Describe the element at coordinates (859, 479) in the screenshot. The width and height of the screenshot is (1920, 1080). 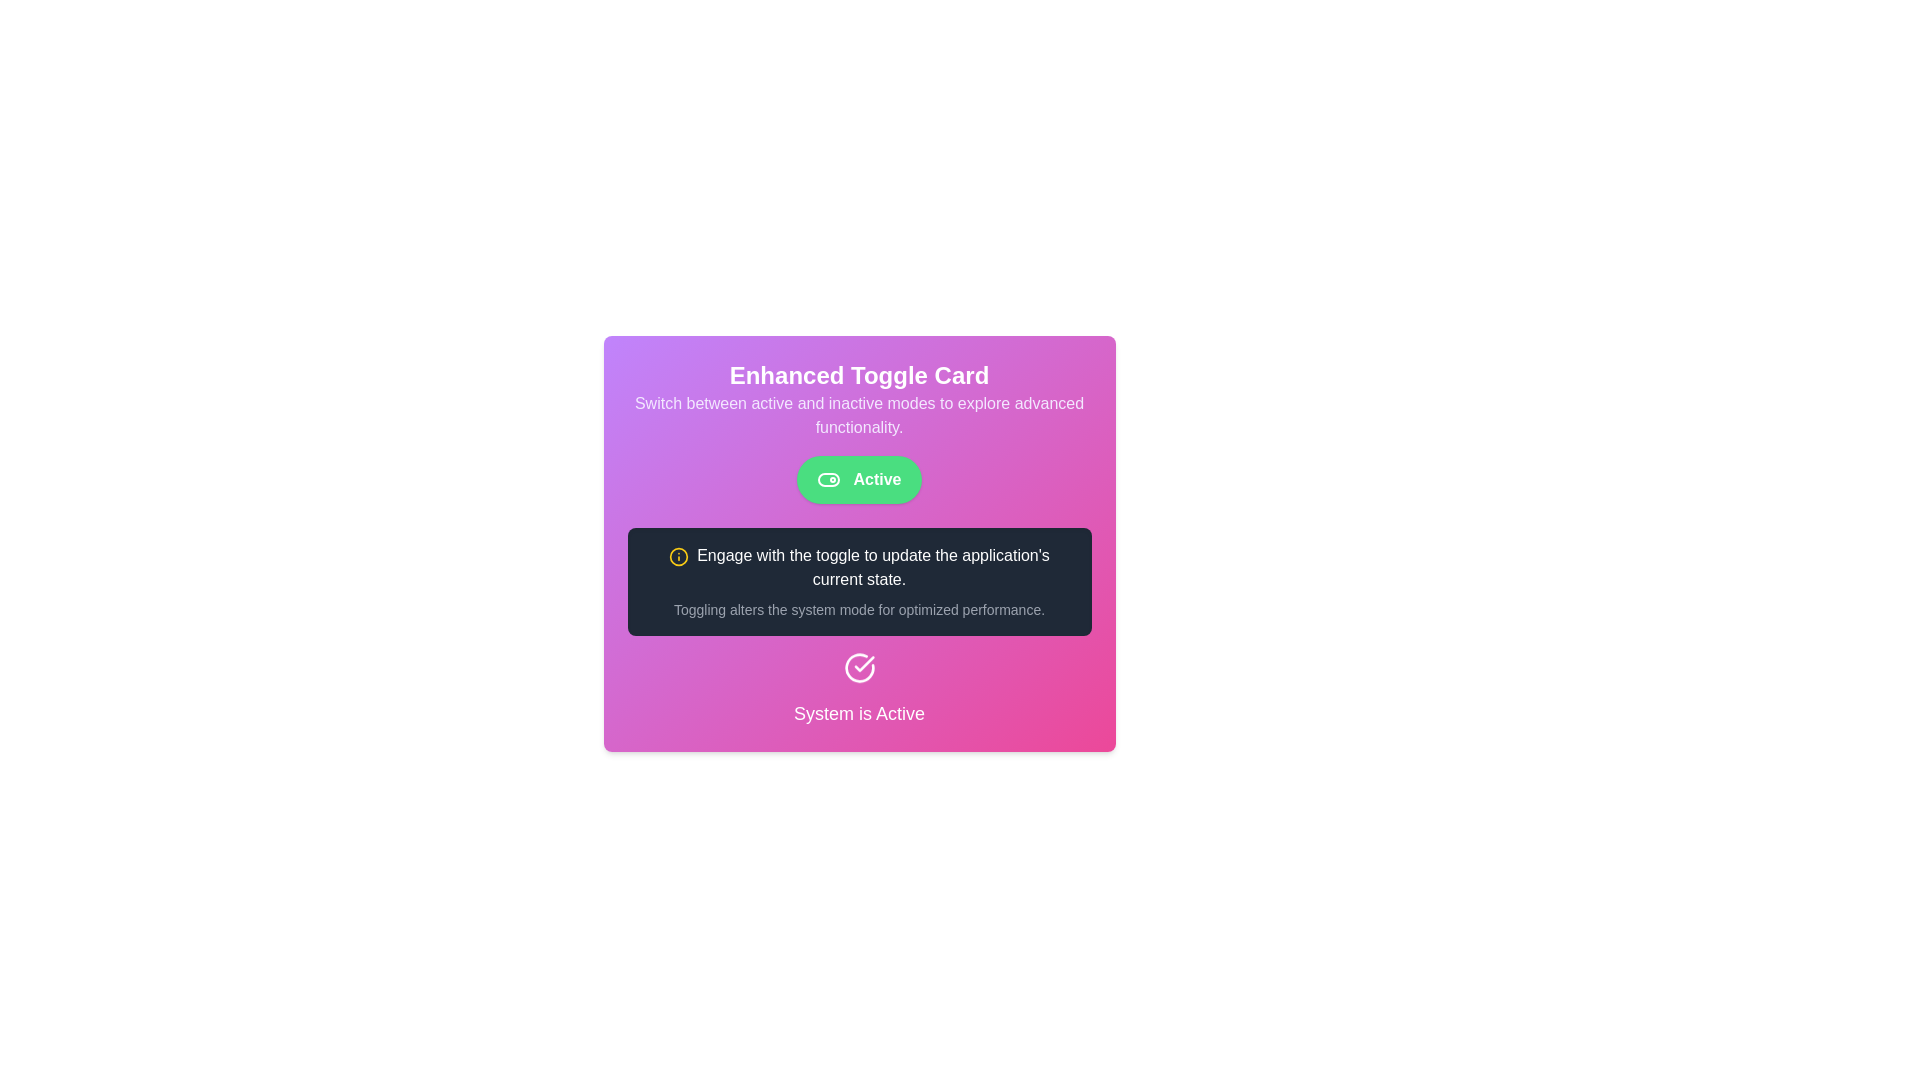
I see `the prominent toggle button located centrally within the card UI layout to switch the interface to 'Active'` at that location.